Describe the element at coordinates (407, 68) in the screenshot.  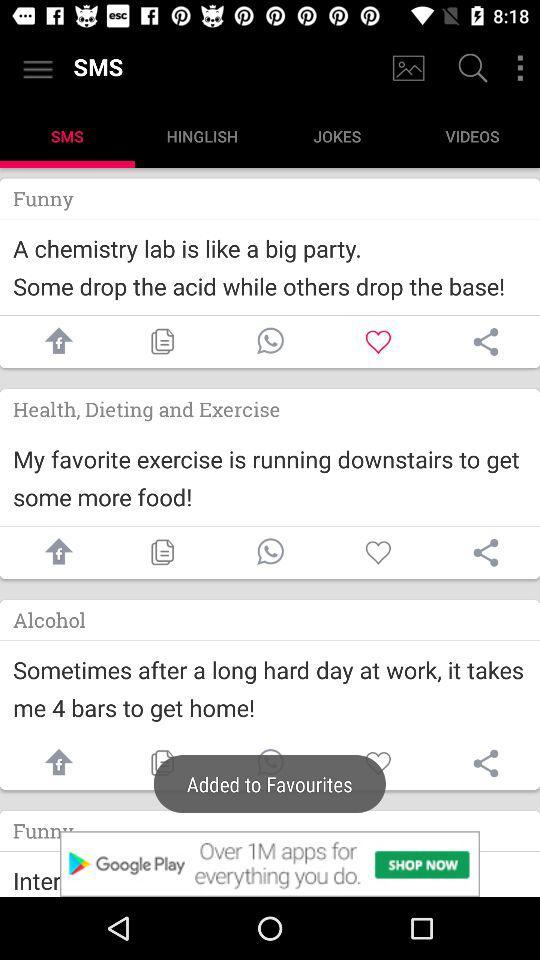
I see `gallery` at that location.